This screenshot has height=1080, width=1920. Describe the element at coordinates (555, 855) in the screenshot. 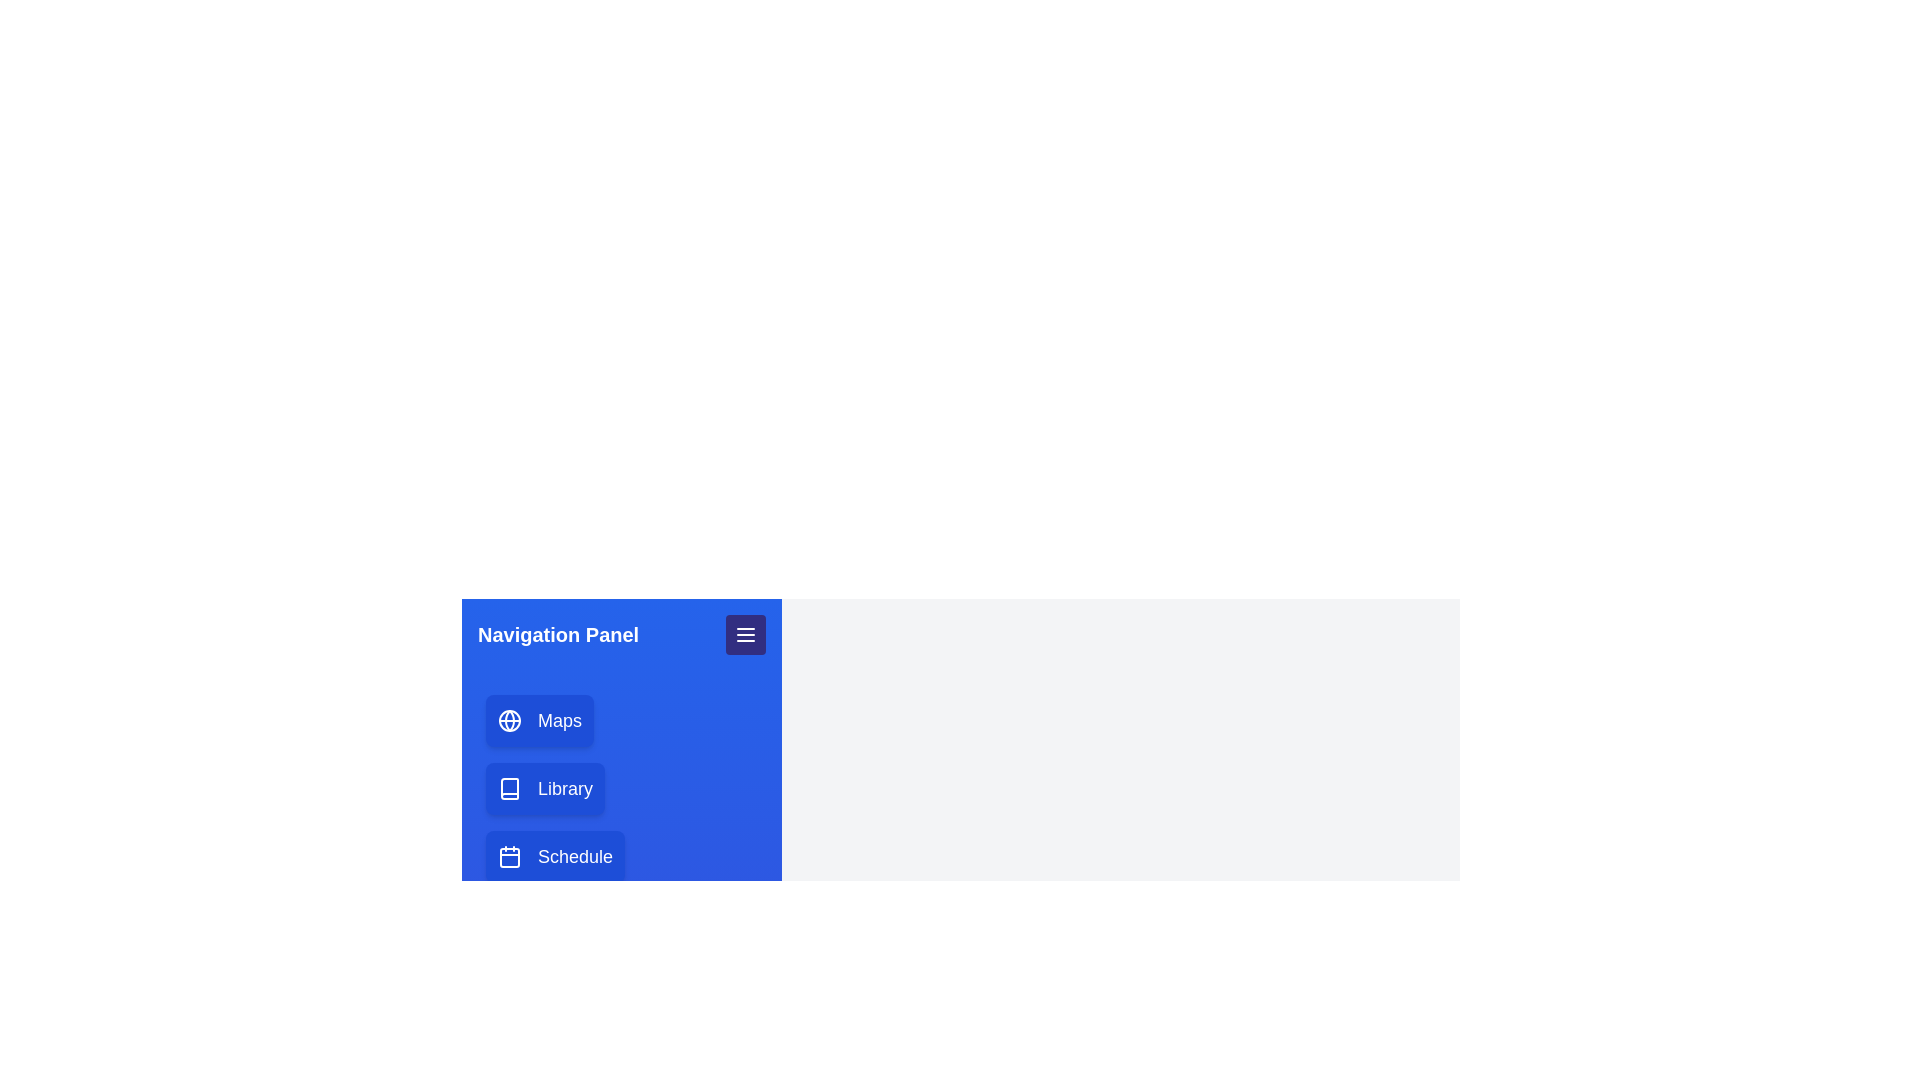

I see `the button corresponding to the category Schedule` at that location.